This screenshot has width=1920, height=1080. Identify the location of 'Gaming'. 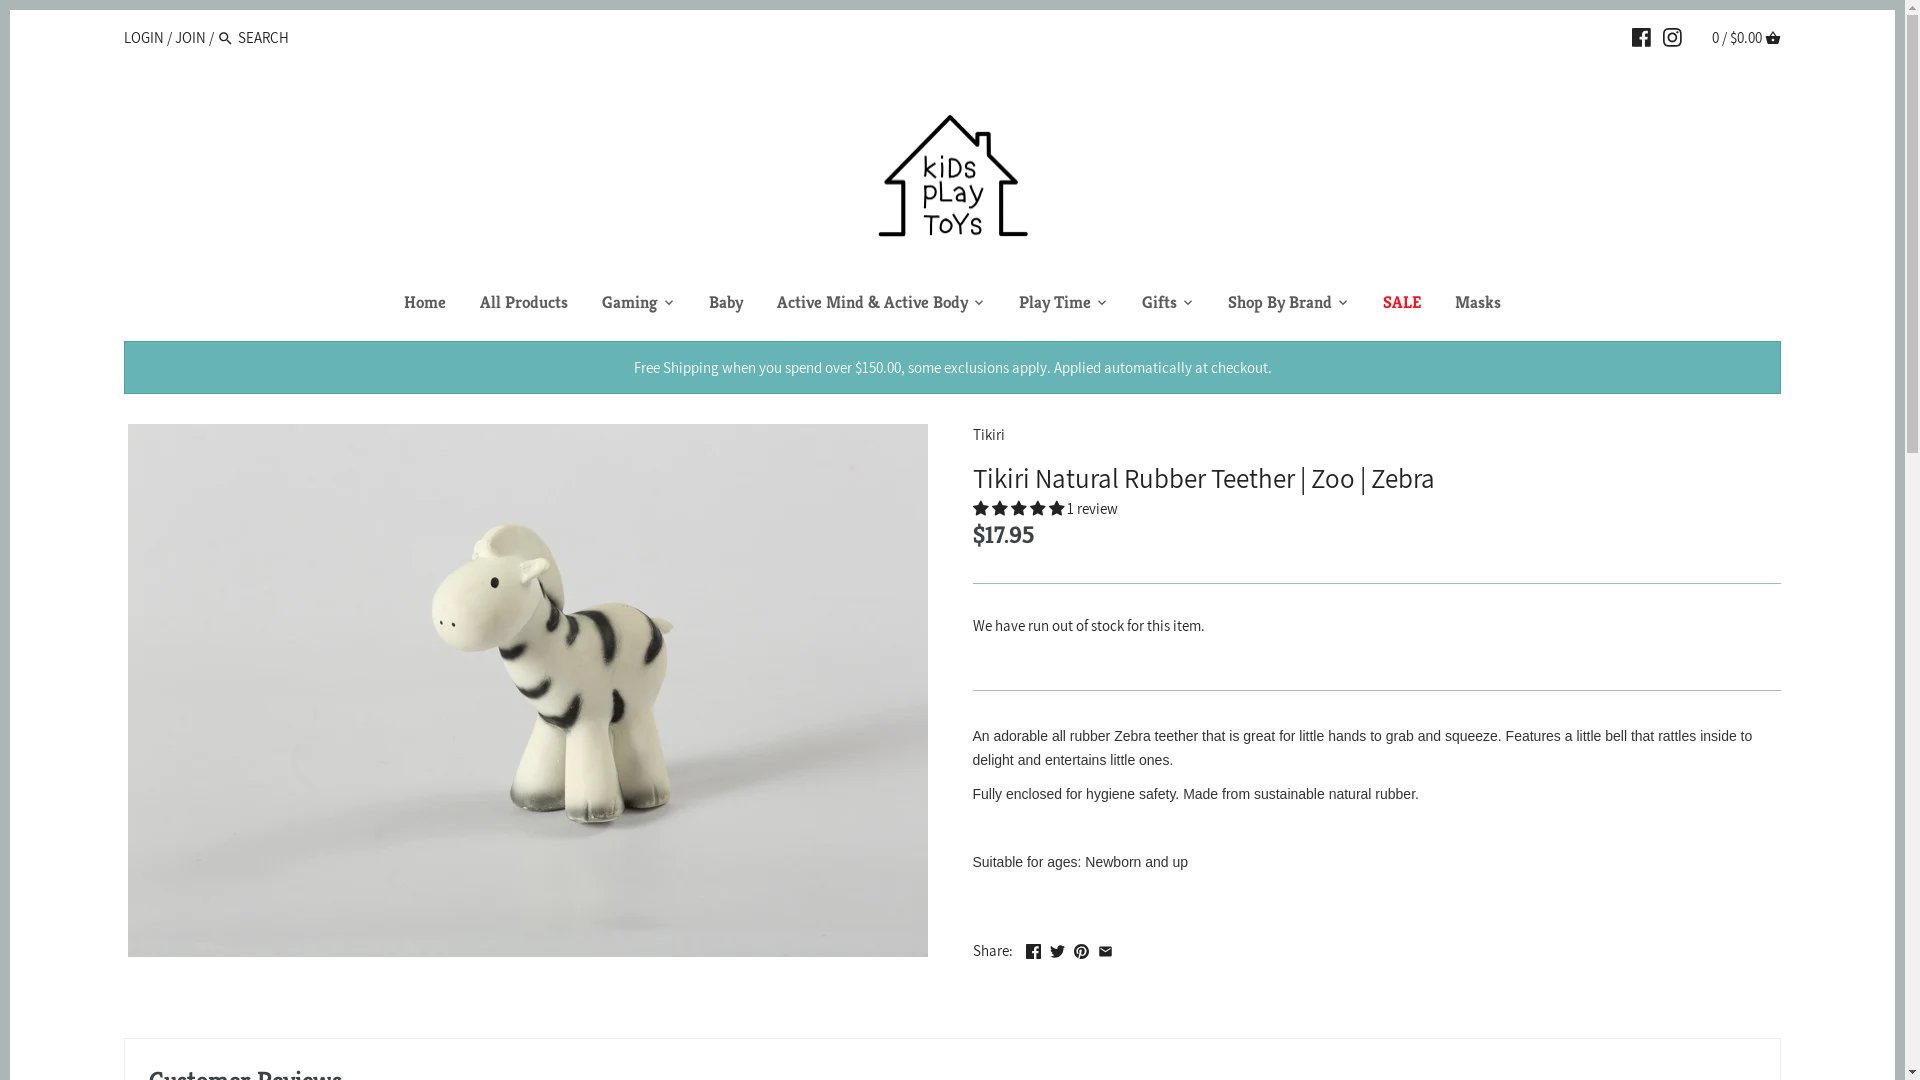
(628, 304).